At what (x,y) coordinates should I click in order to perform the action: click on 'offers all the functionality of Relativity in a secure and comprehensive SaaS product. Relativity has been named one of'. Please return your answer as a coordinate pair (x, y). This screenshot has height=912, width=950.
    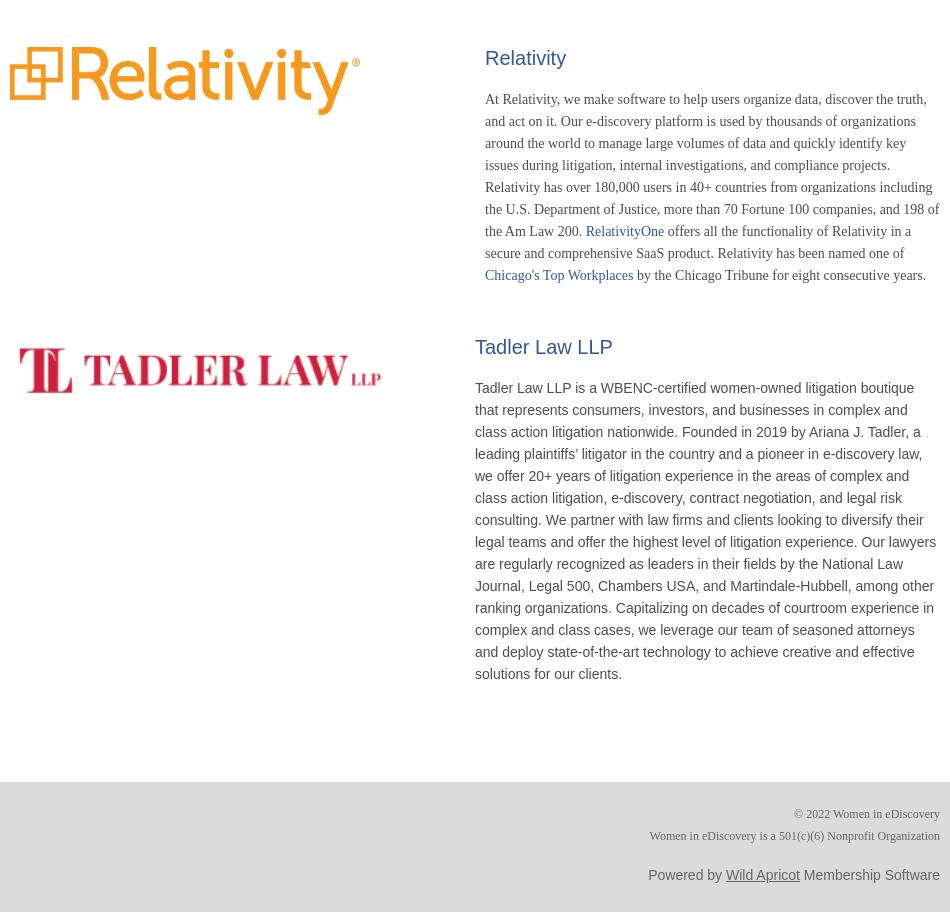
    Looking at the image, I should click on (697, 241).